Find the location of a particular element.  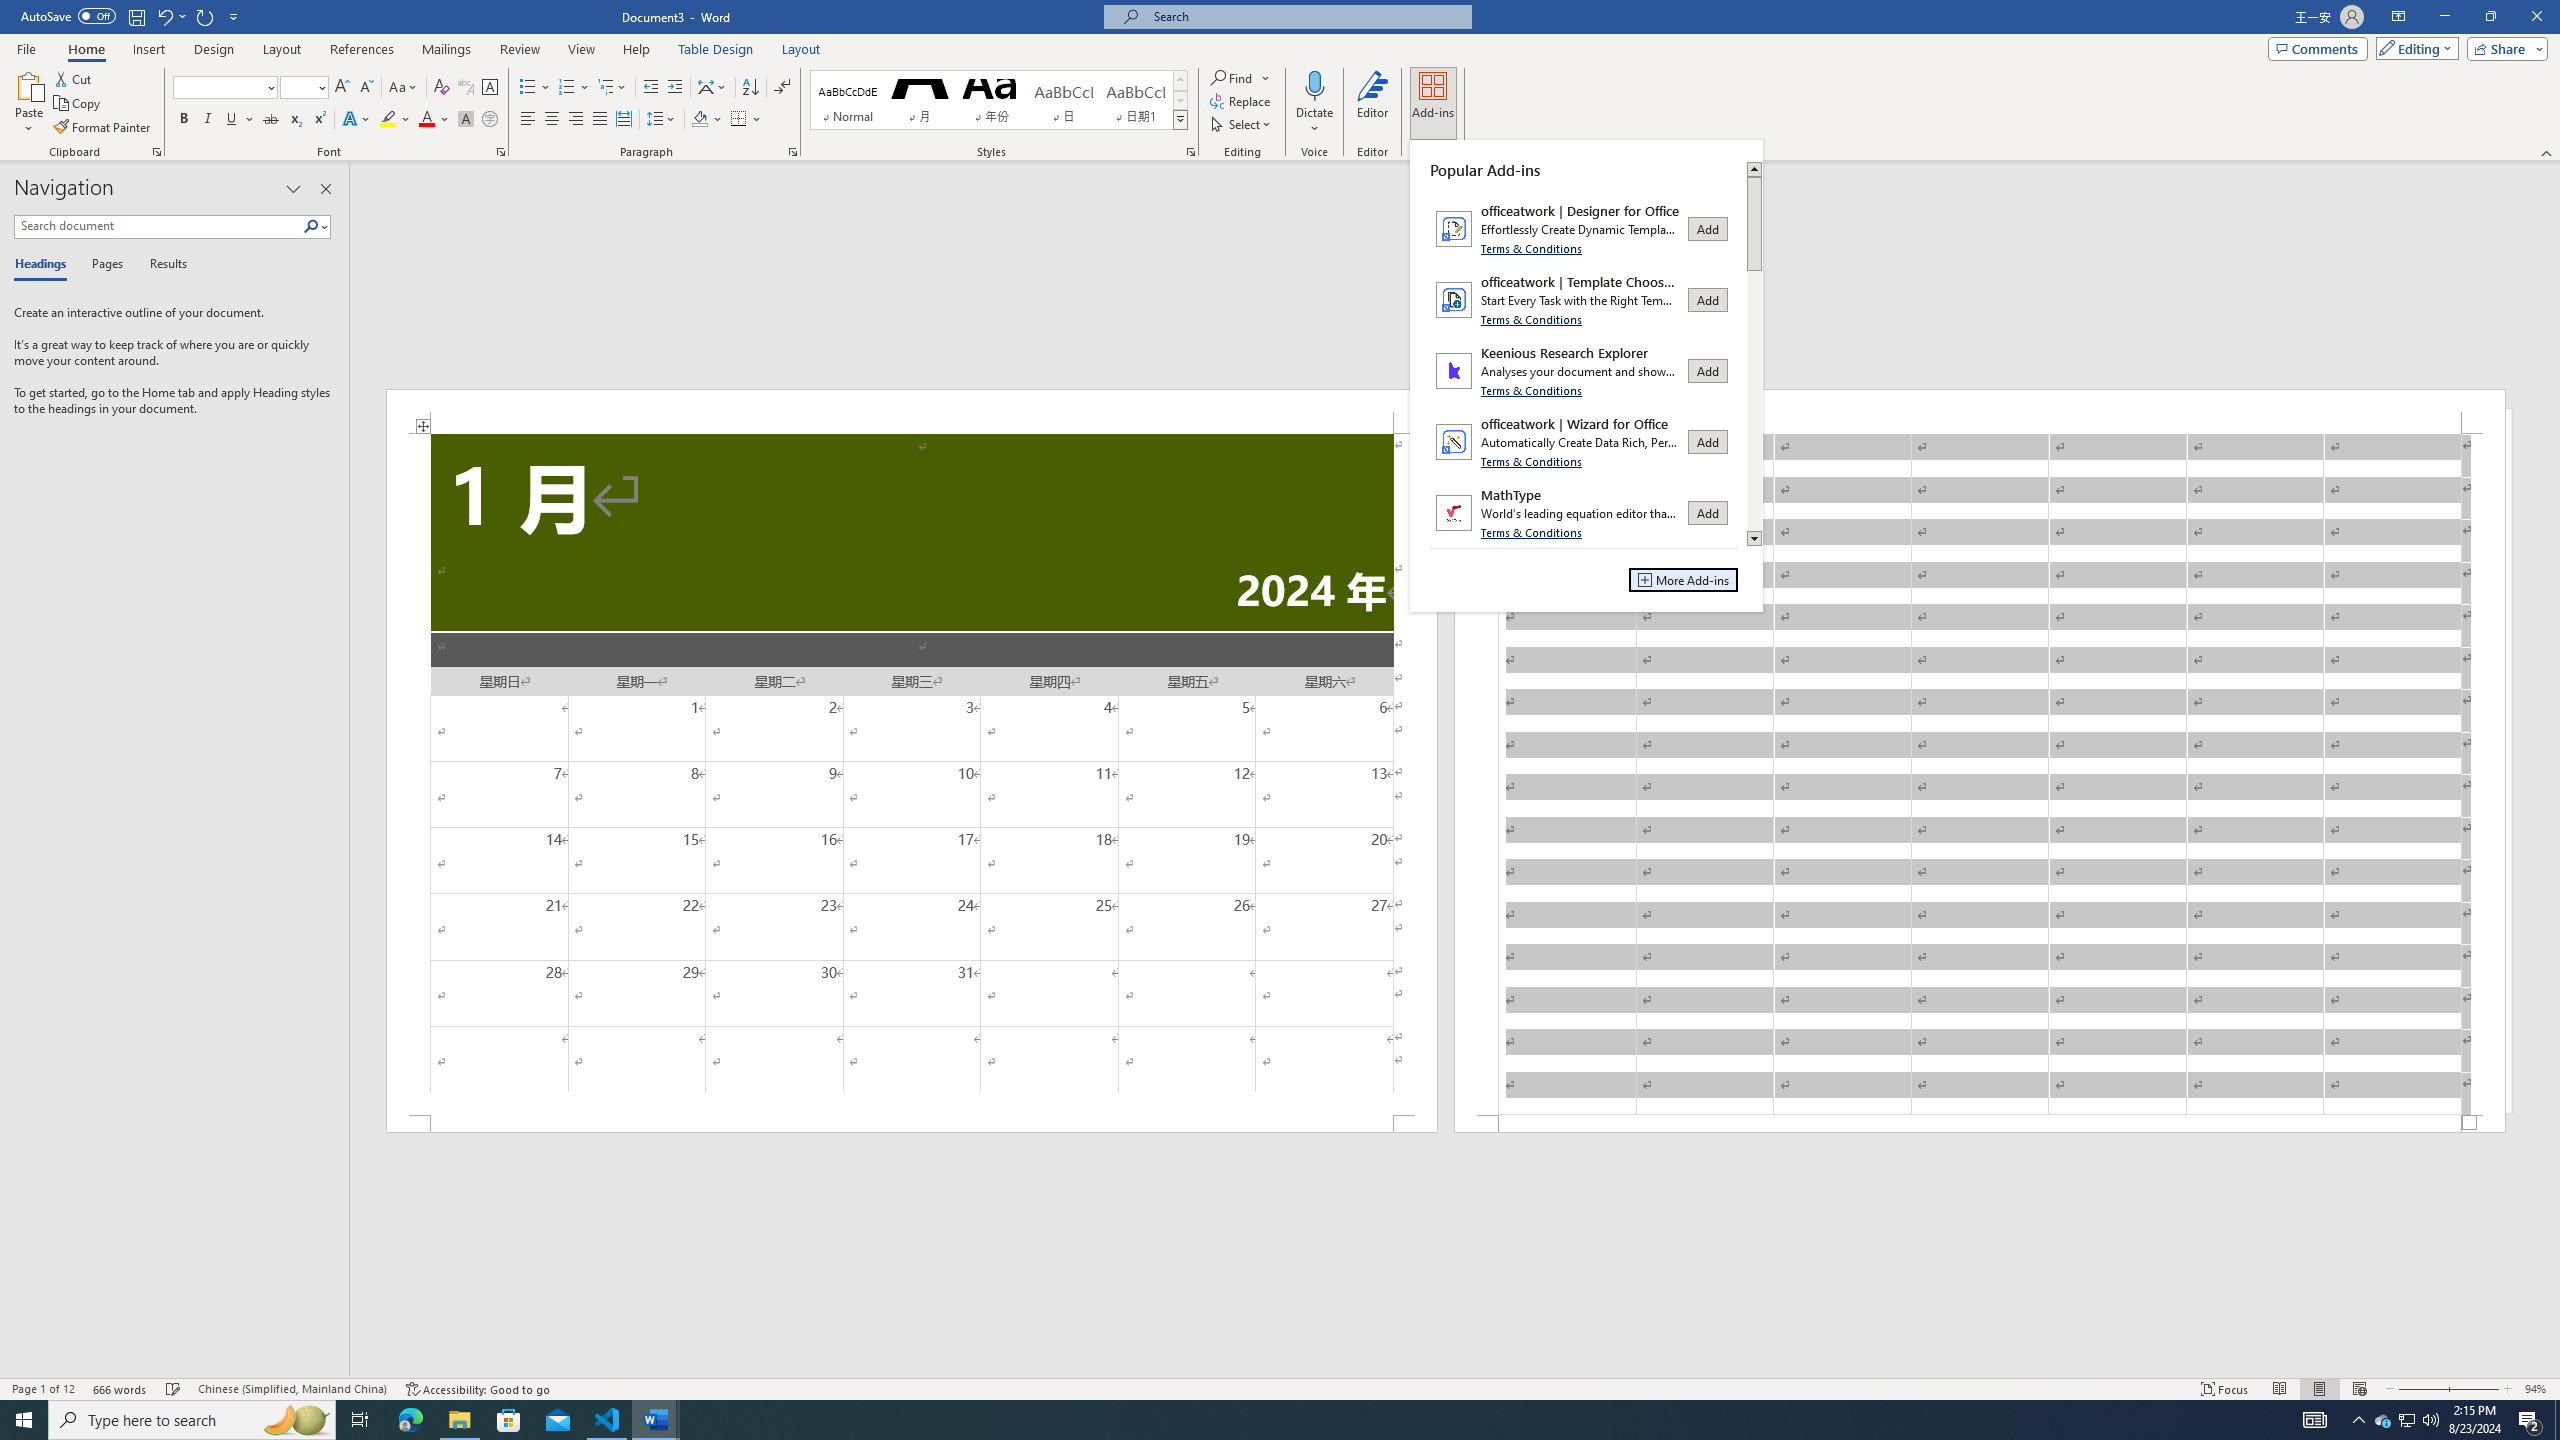

'File Explorer - 1 running window' is located at coordinates (458, 1418).